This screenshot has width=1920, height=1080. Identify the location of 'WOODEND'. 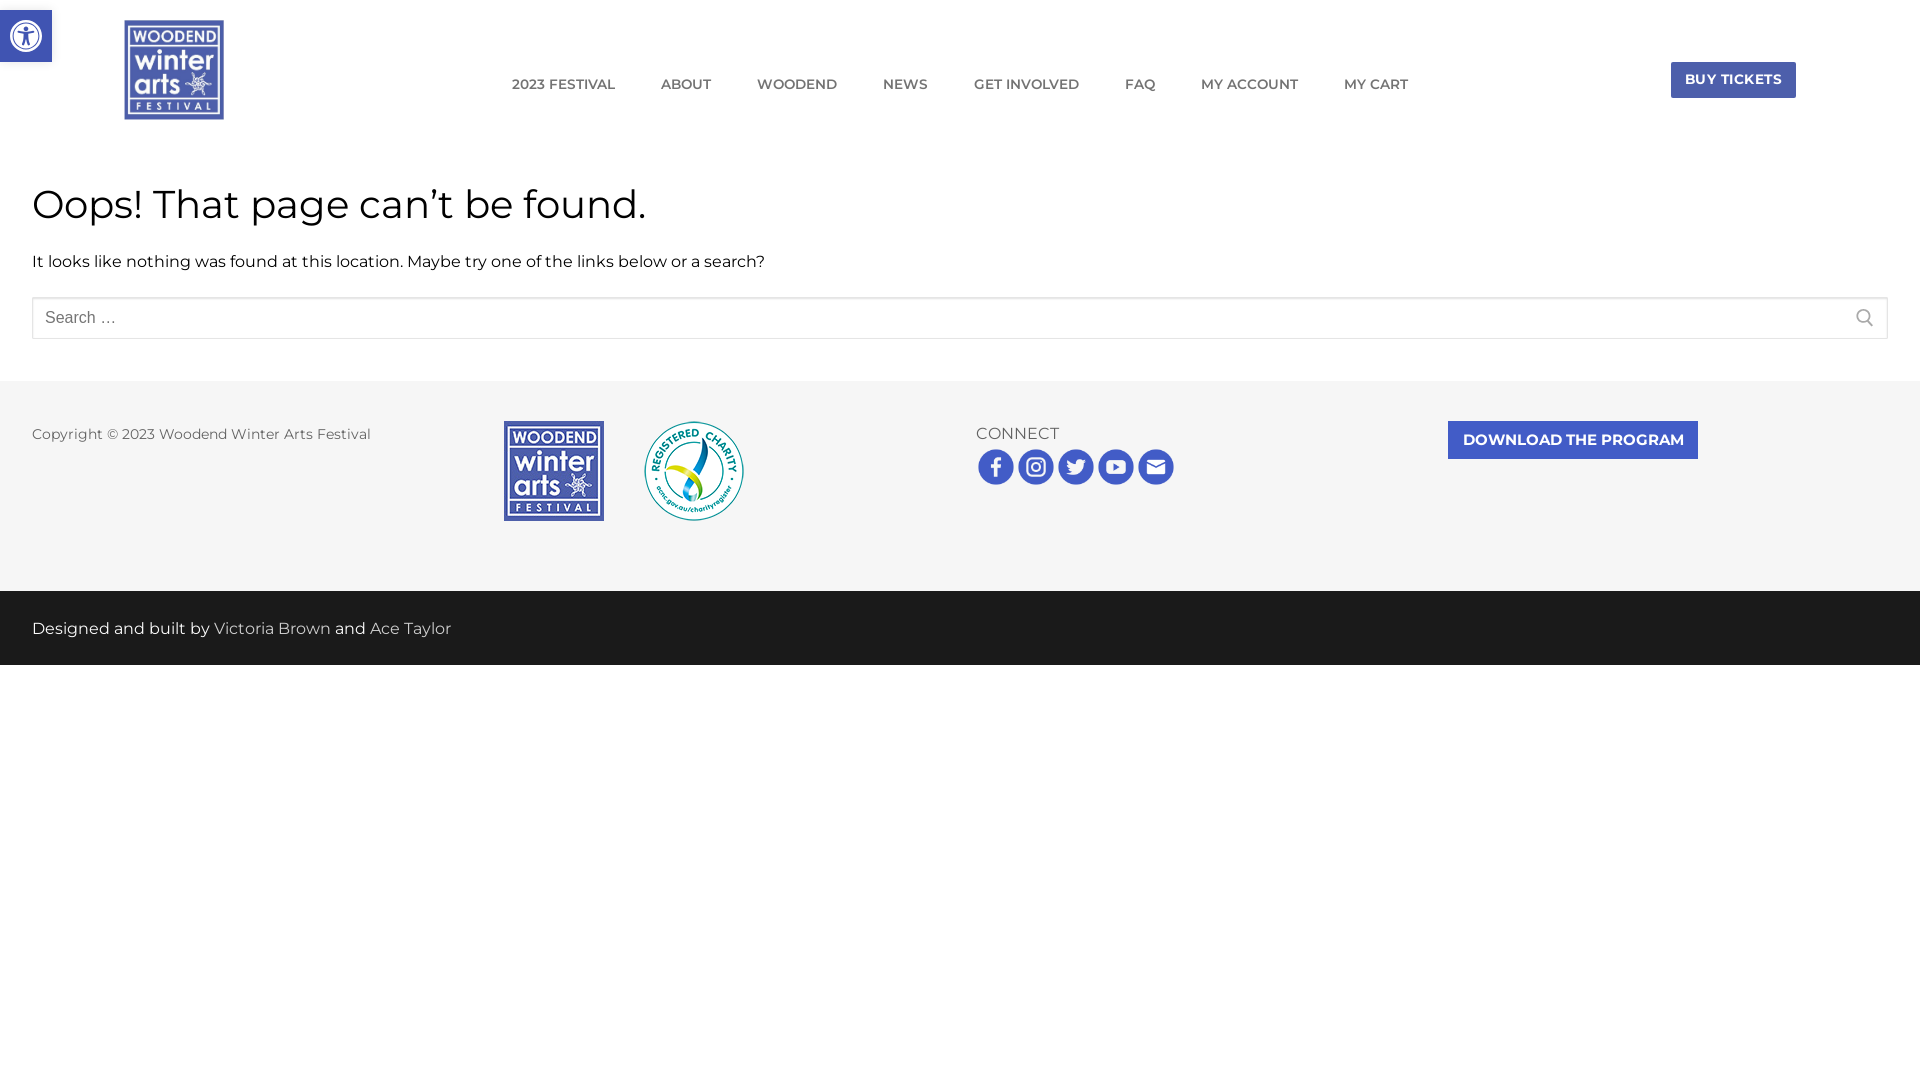
(795, 83).